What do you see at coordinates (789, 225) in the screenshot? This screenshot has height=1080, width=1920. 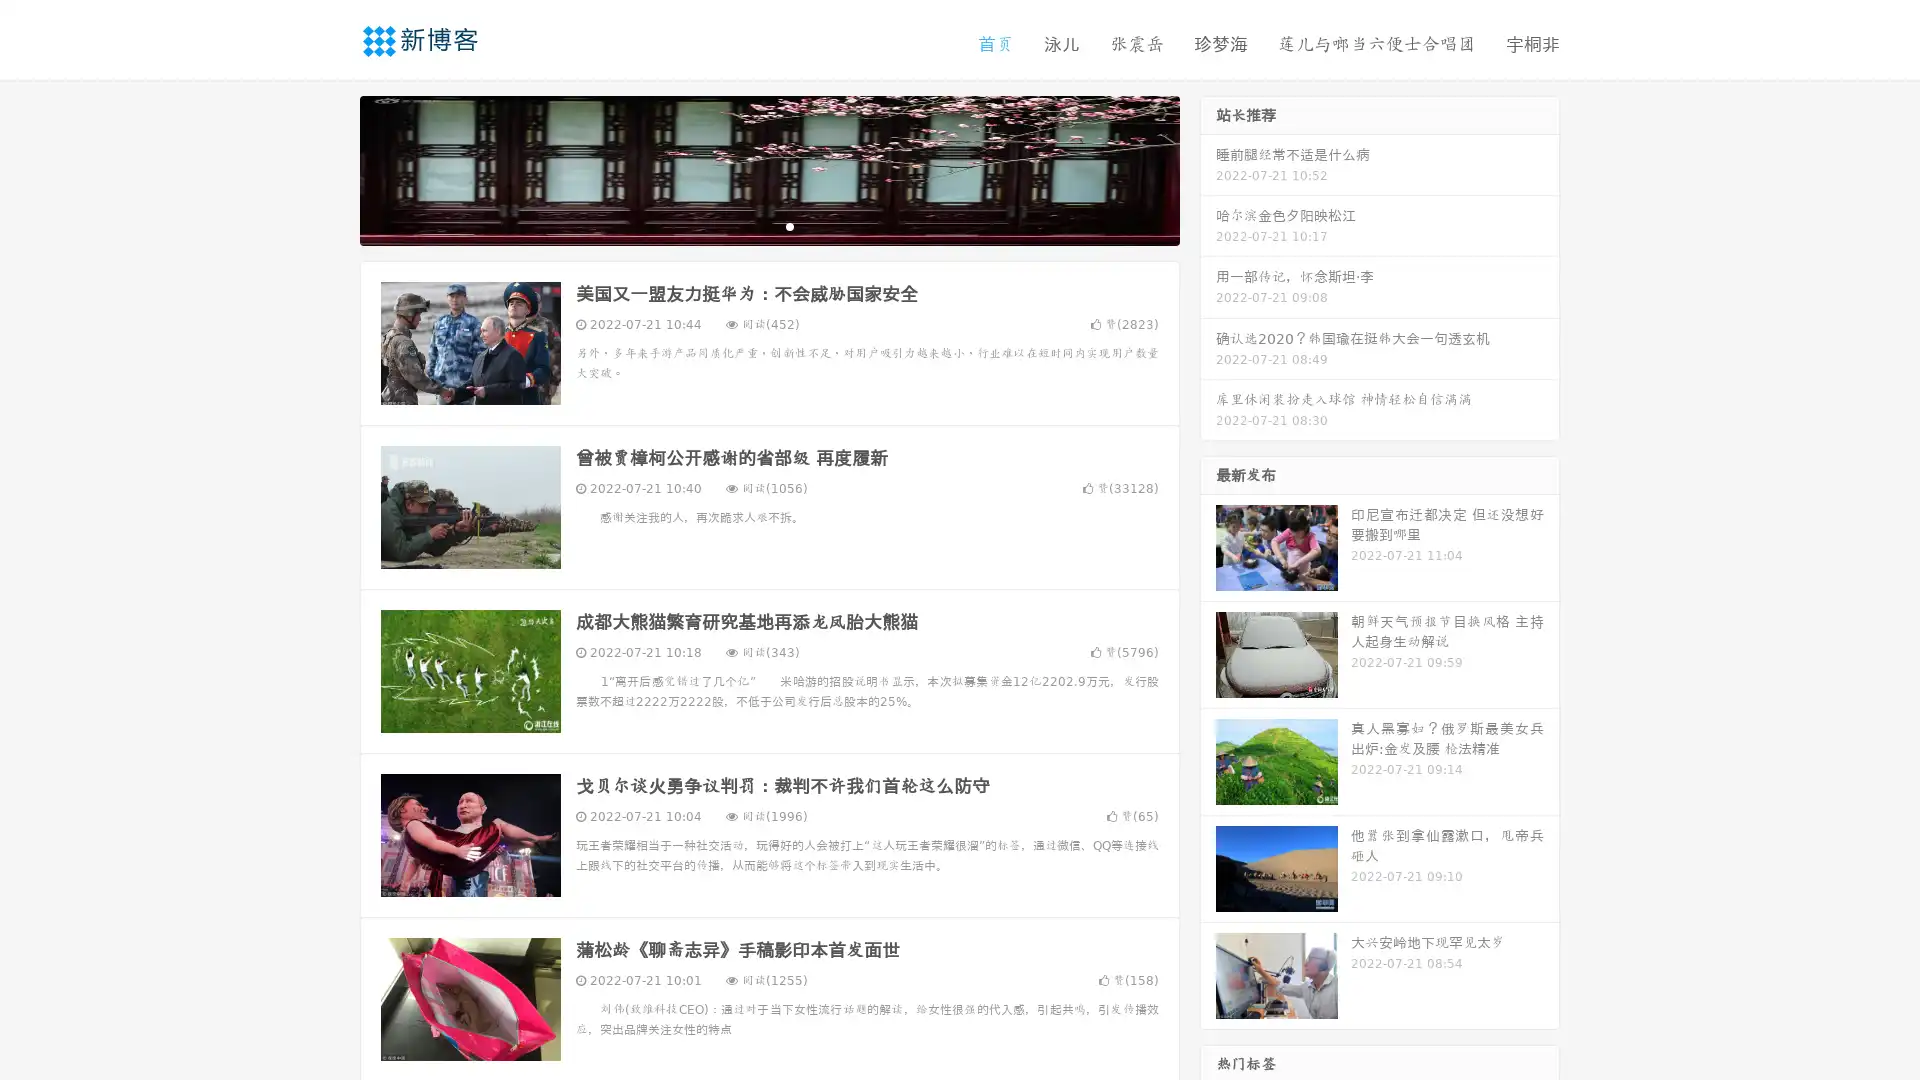 I see `Go to slide 3` at bounding box center [789, 225].